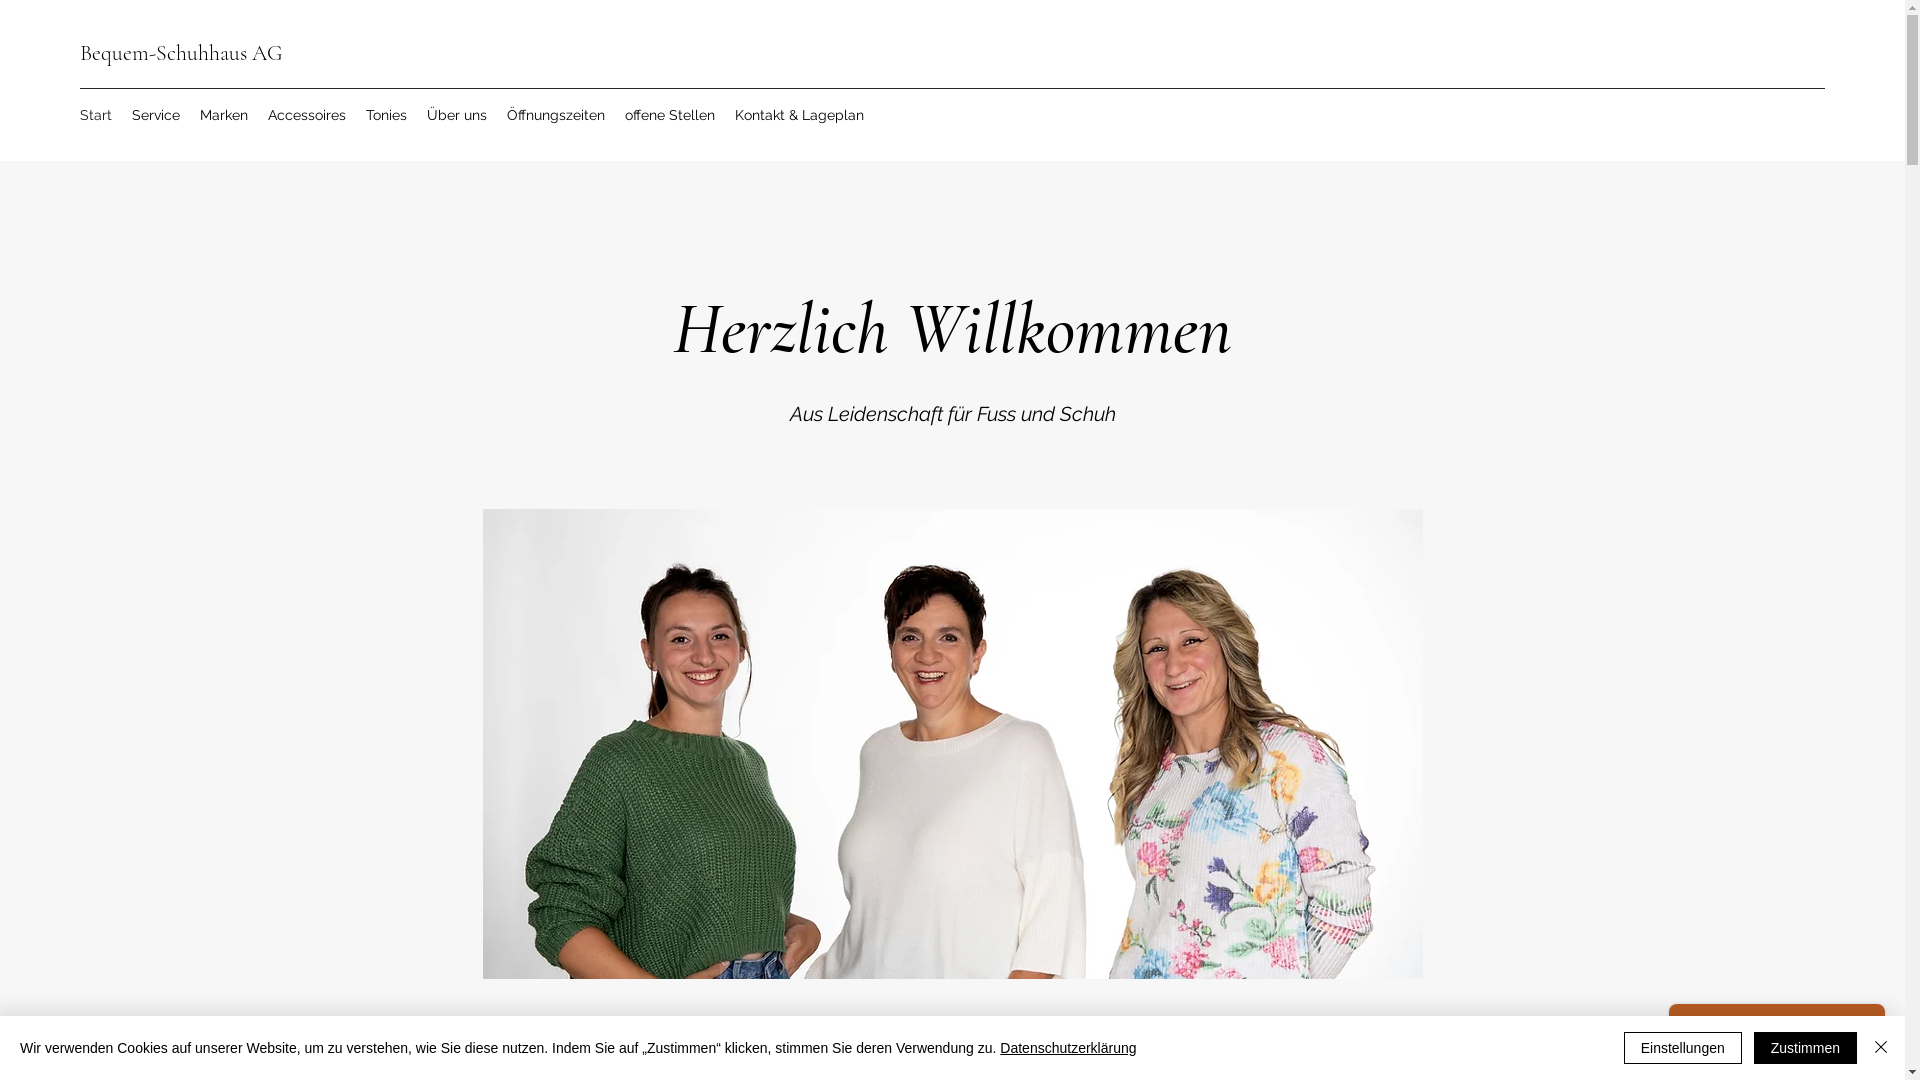 This screenshot has width=1920, height=1080. What do you see at coordinates (95, 115) in the screenshot?
I see `'Start'` at bounding box center [95, 115].